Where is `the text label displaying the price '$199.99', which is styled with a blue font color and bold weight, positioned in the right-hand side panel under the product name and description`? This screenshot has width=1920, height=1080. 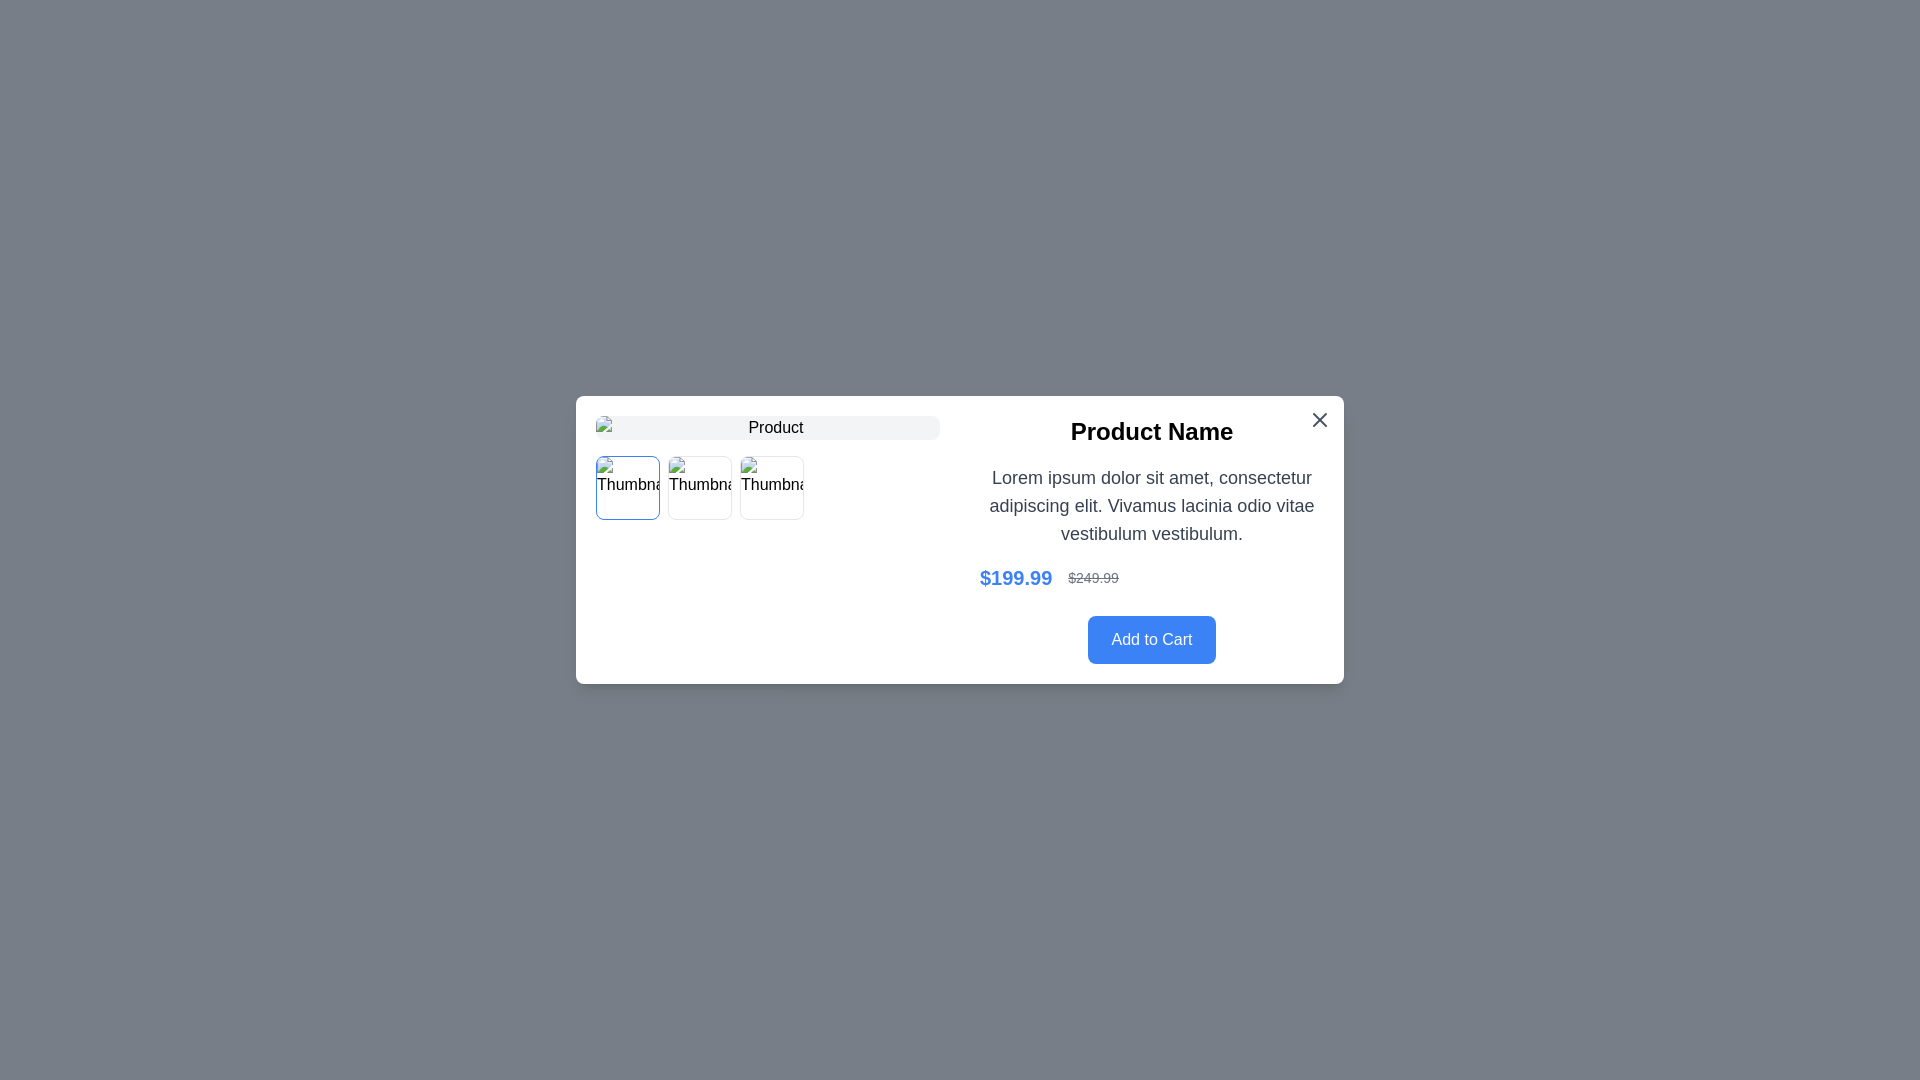
the text label displaying the price '$199.99', which is styled with a blue font color and bold weight, positioned in the right-hand side panel under the product name and description is located at coordinates (1016, 578).